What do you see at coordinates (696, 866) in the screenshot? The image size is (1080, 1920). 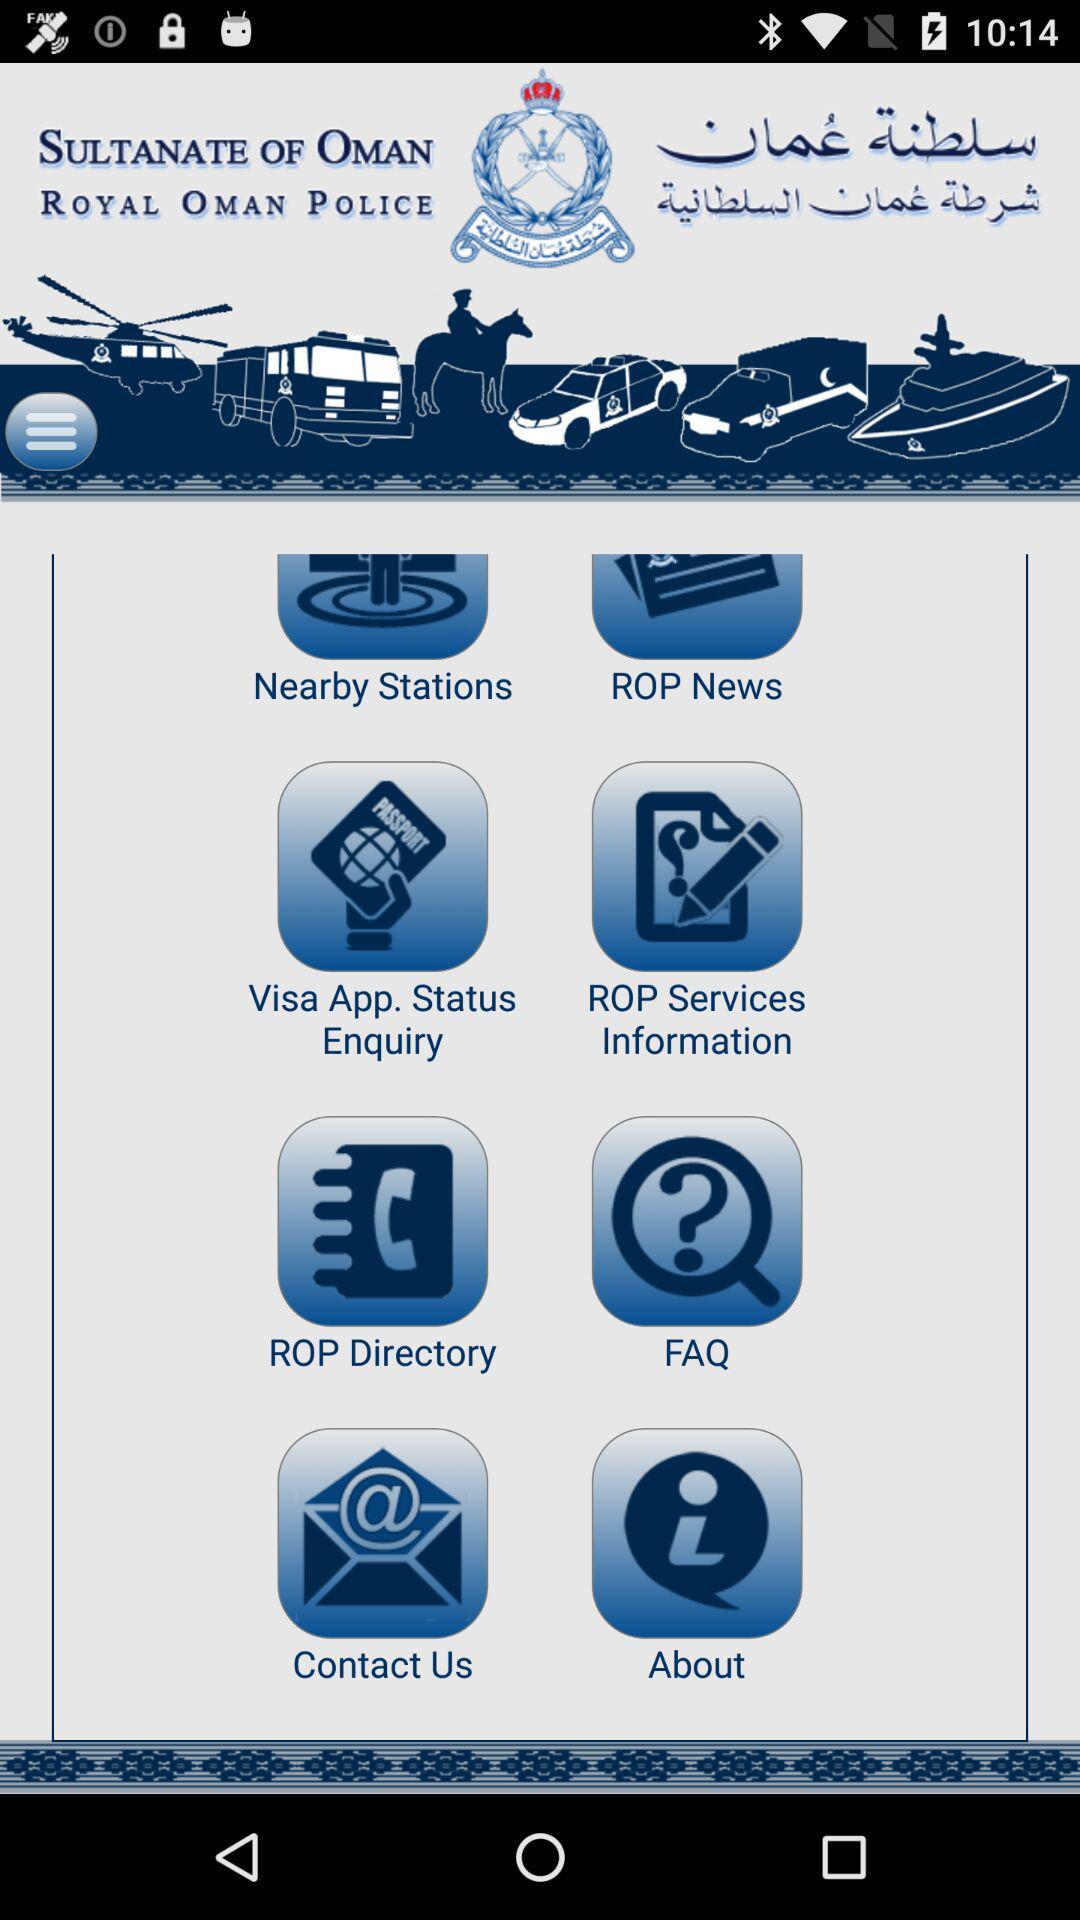 I see `'rop services information button` at bounding box center [696, 866].